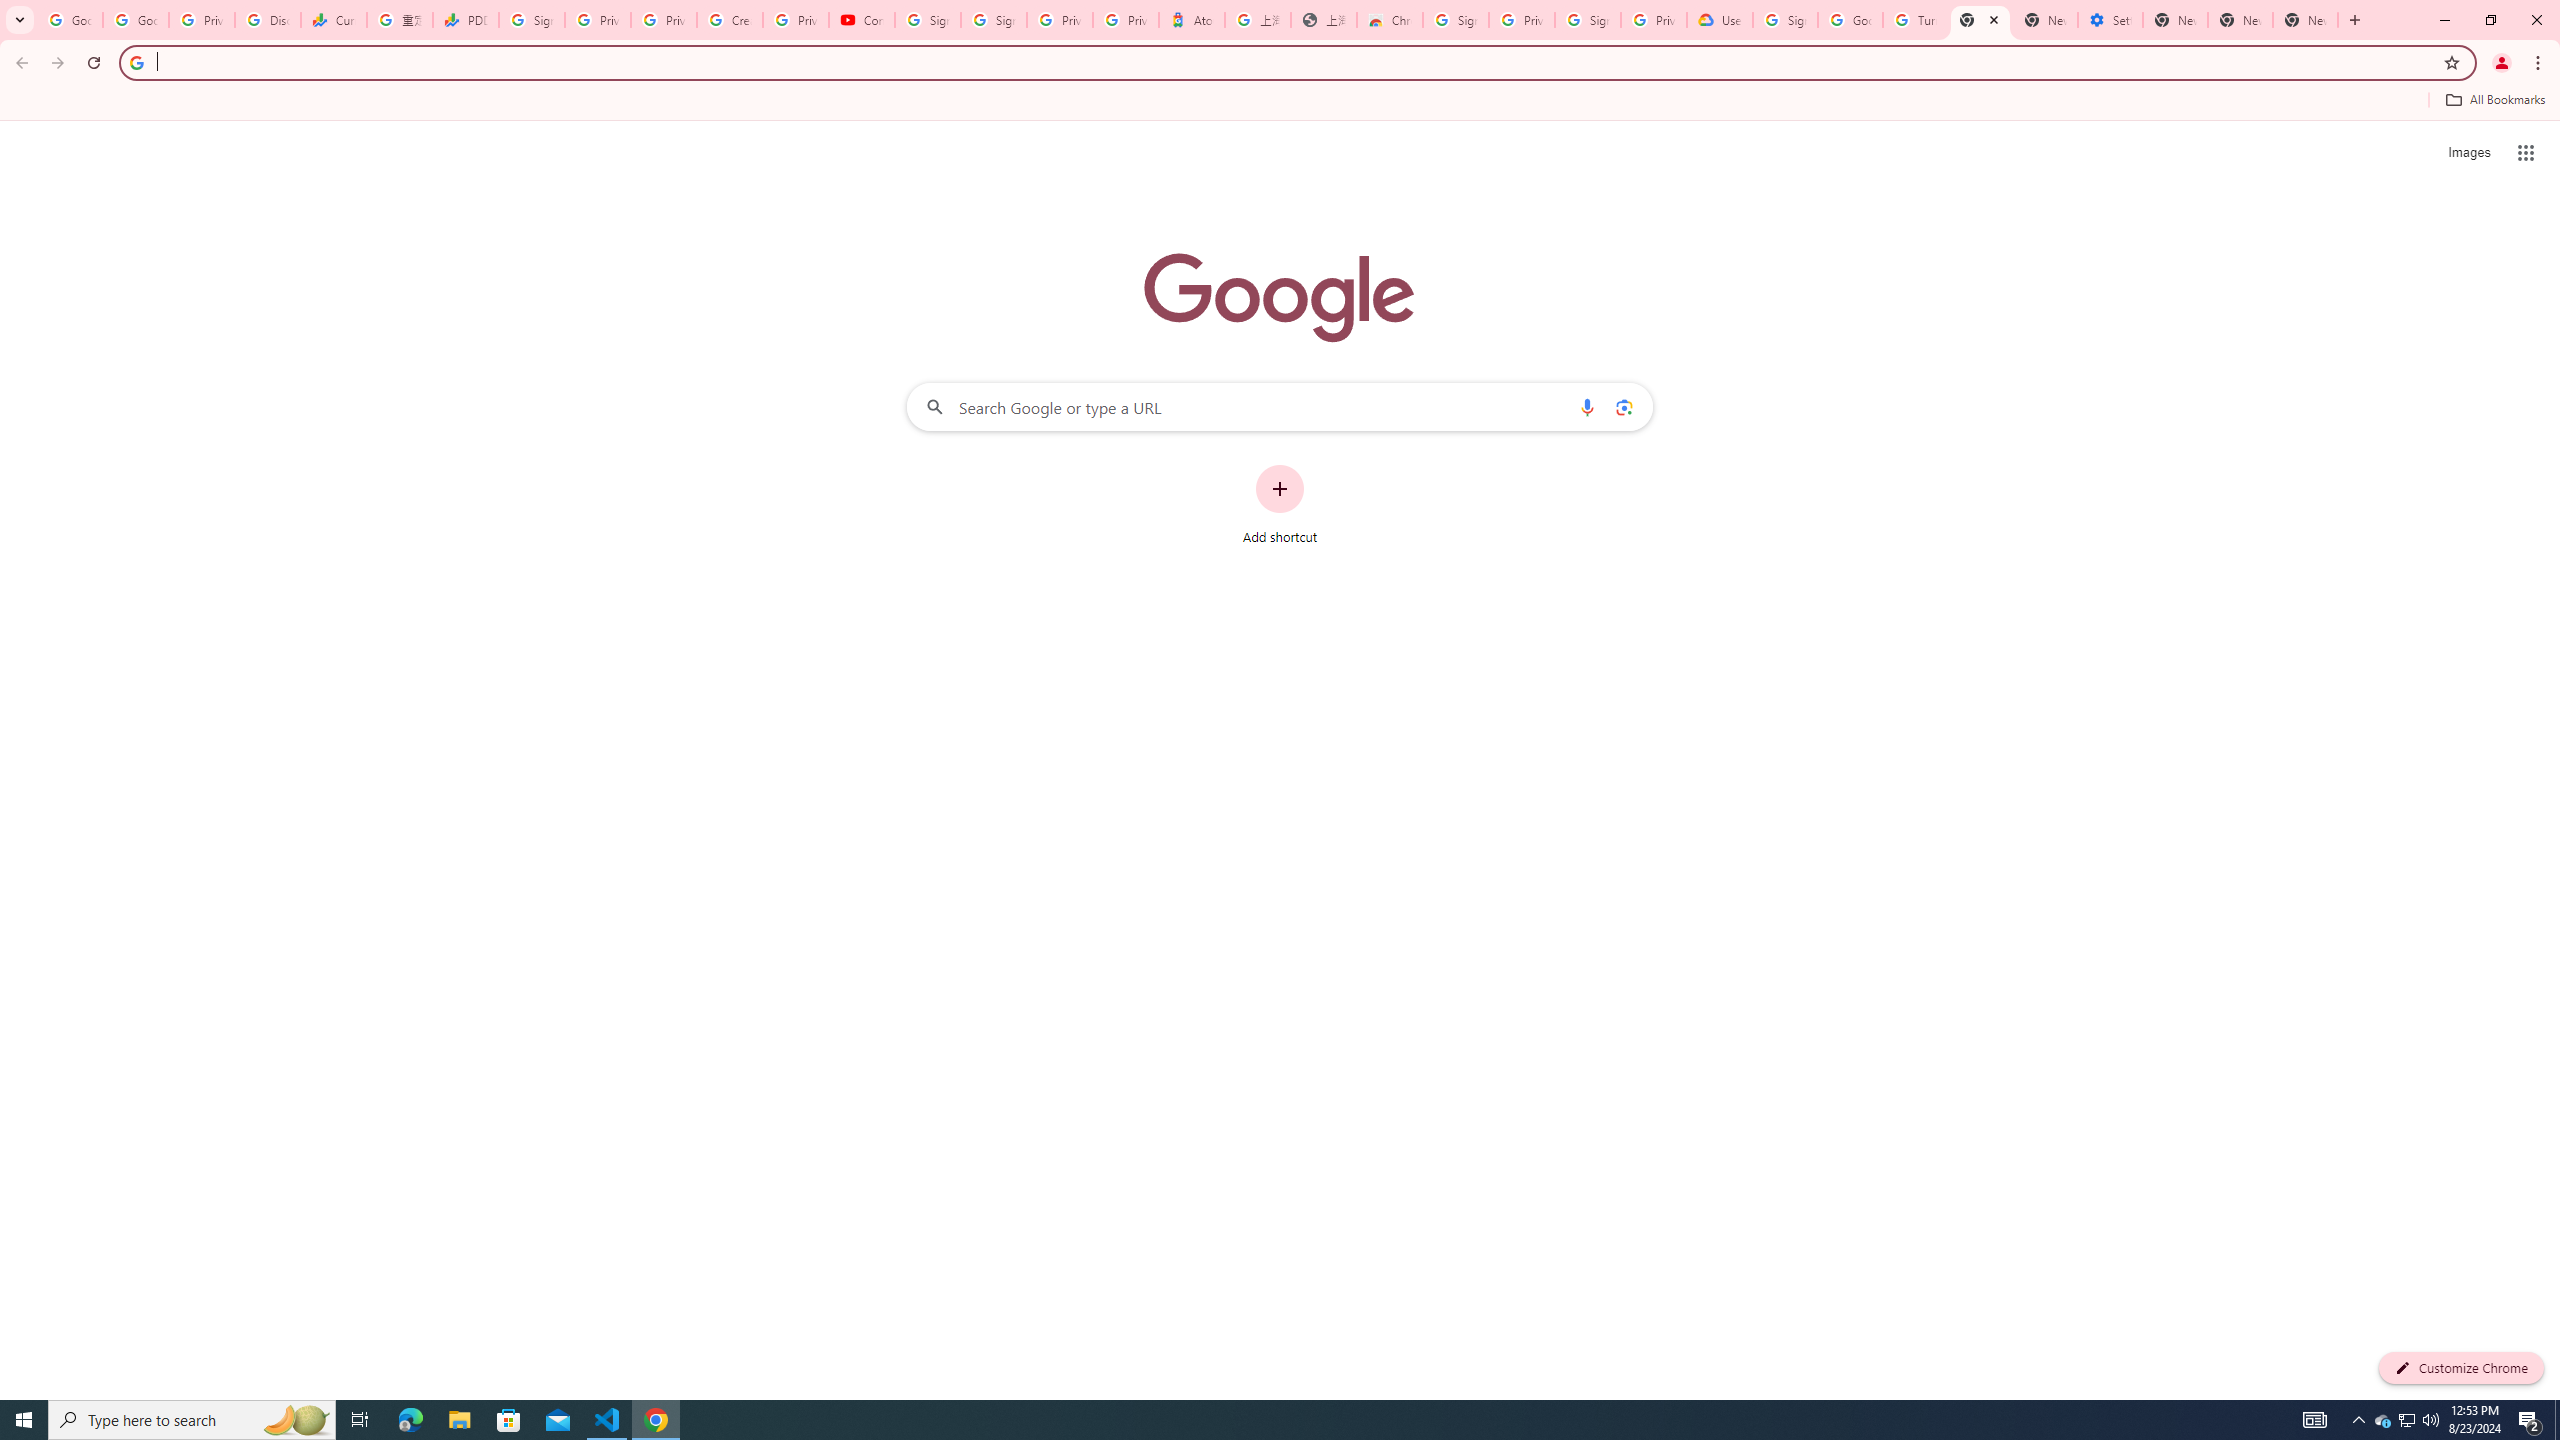 This screenshot has height=1440, width=2560. Describe the element at coordinates (994, 19) in the screenshot. I see `'Sign in - Google Accounts'` at that location.